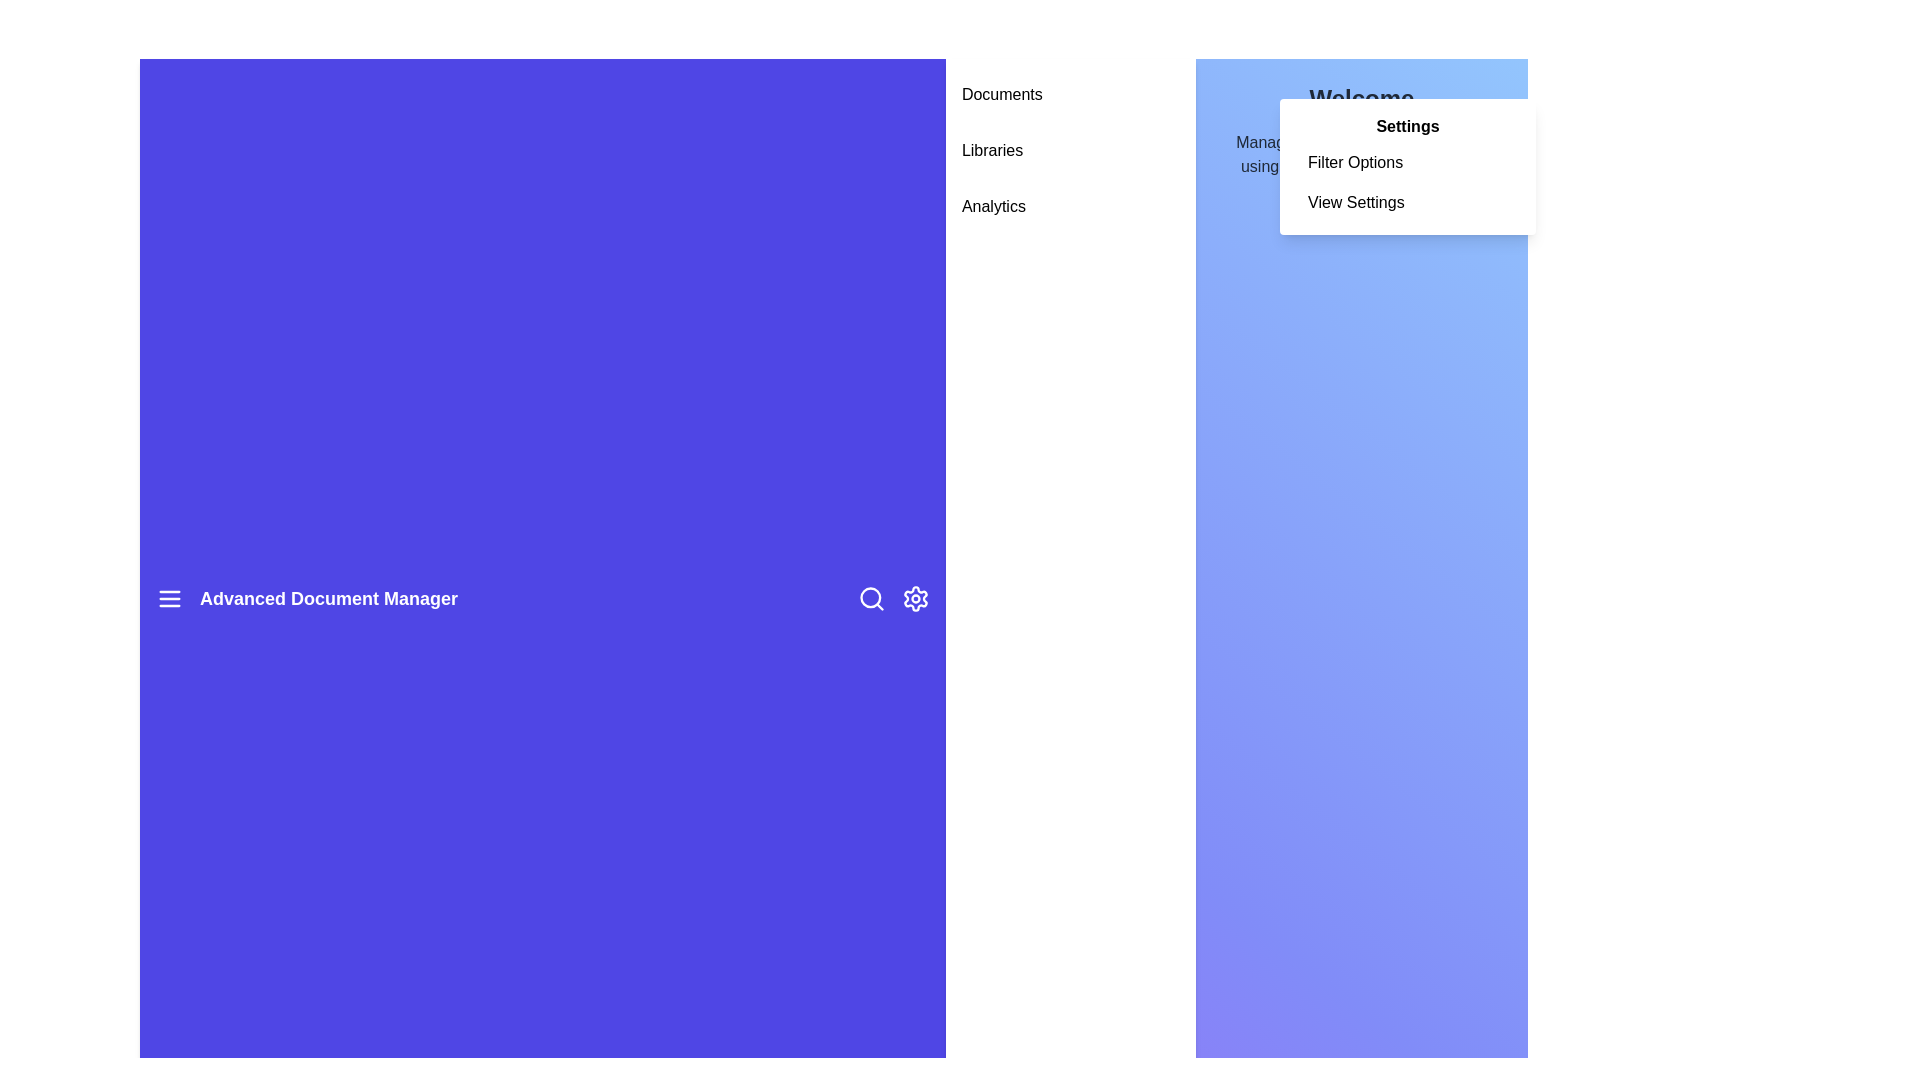 This screenshot has height=1080, width=1920. Describe the element at coordinates (169, 597) in the screenshot. I see `the menu icon to toggle the sidebar visibility` at that location.